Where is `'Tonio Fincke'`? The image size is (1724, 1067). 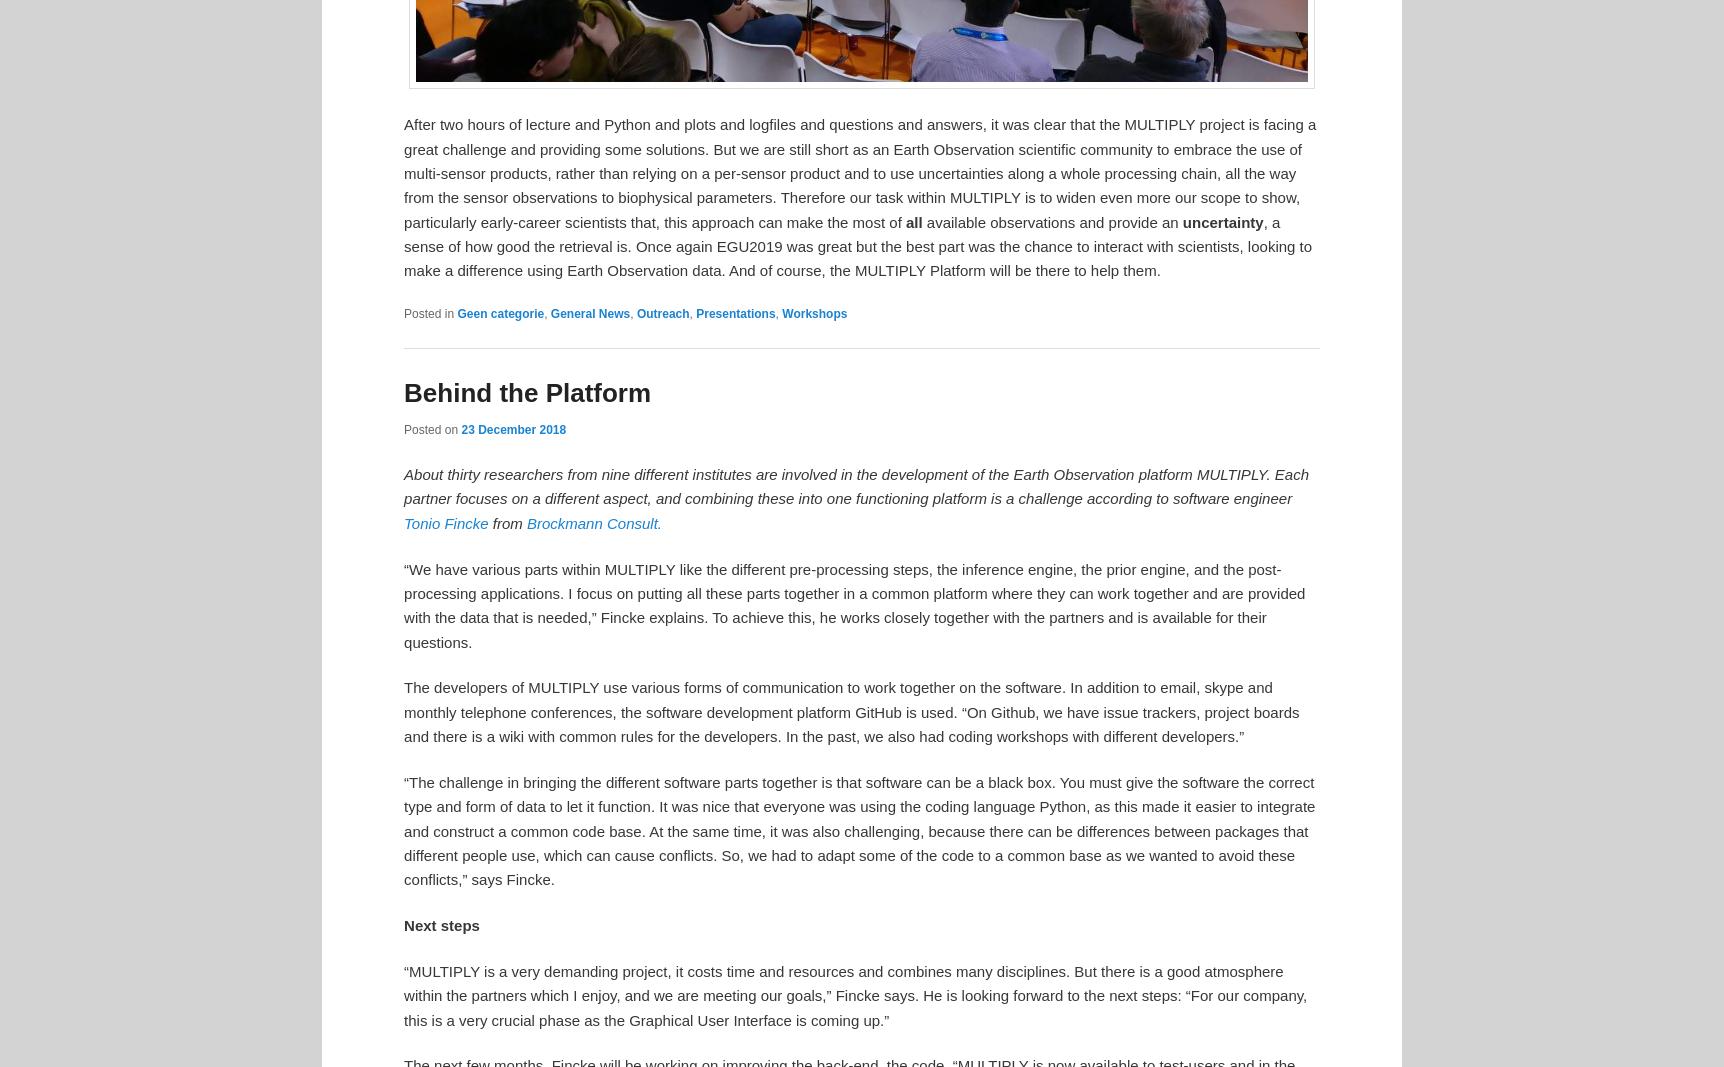 'Tonio Fincke' is located at coordinates (402, 521).